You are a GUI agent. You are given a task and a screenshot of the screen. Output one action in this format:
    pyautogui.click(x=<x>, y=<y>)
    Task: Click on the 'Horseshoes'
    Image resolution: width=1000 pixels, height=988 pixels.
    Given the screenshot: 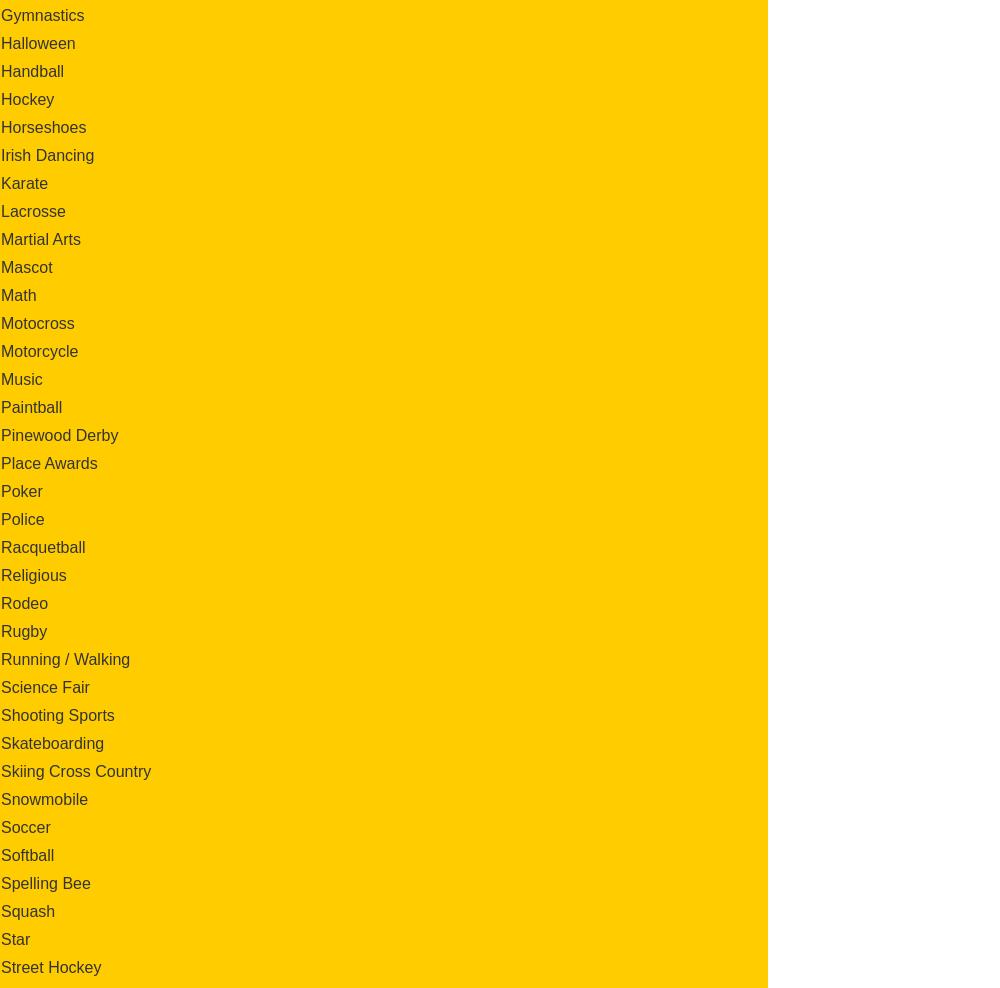 What is the action you would take?
    pyautogui.click(x=43, y=125)
    